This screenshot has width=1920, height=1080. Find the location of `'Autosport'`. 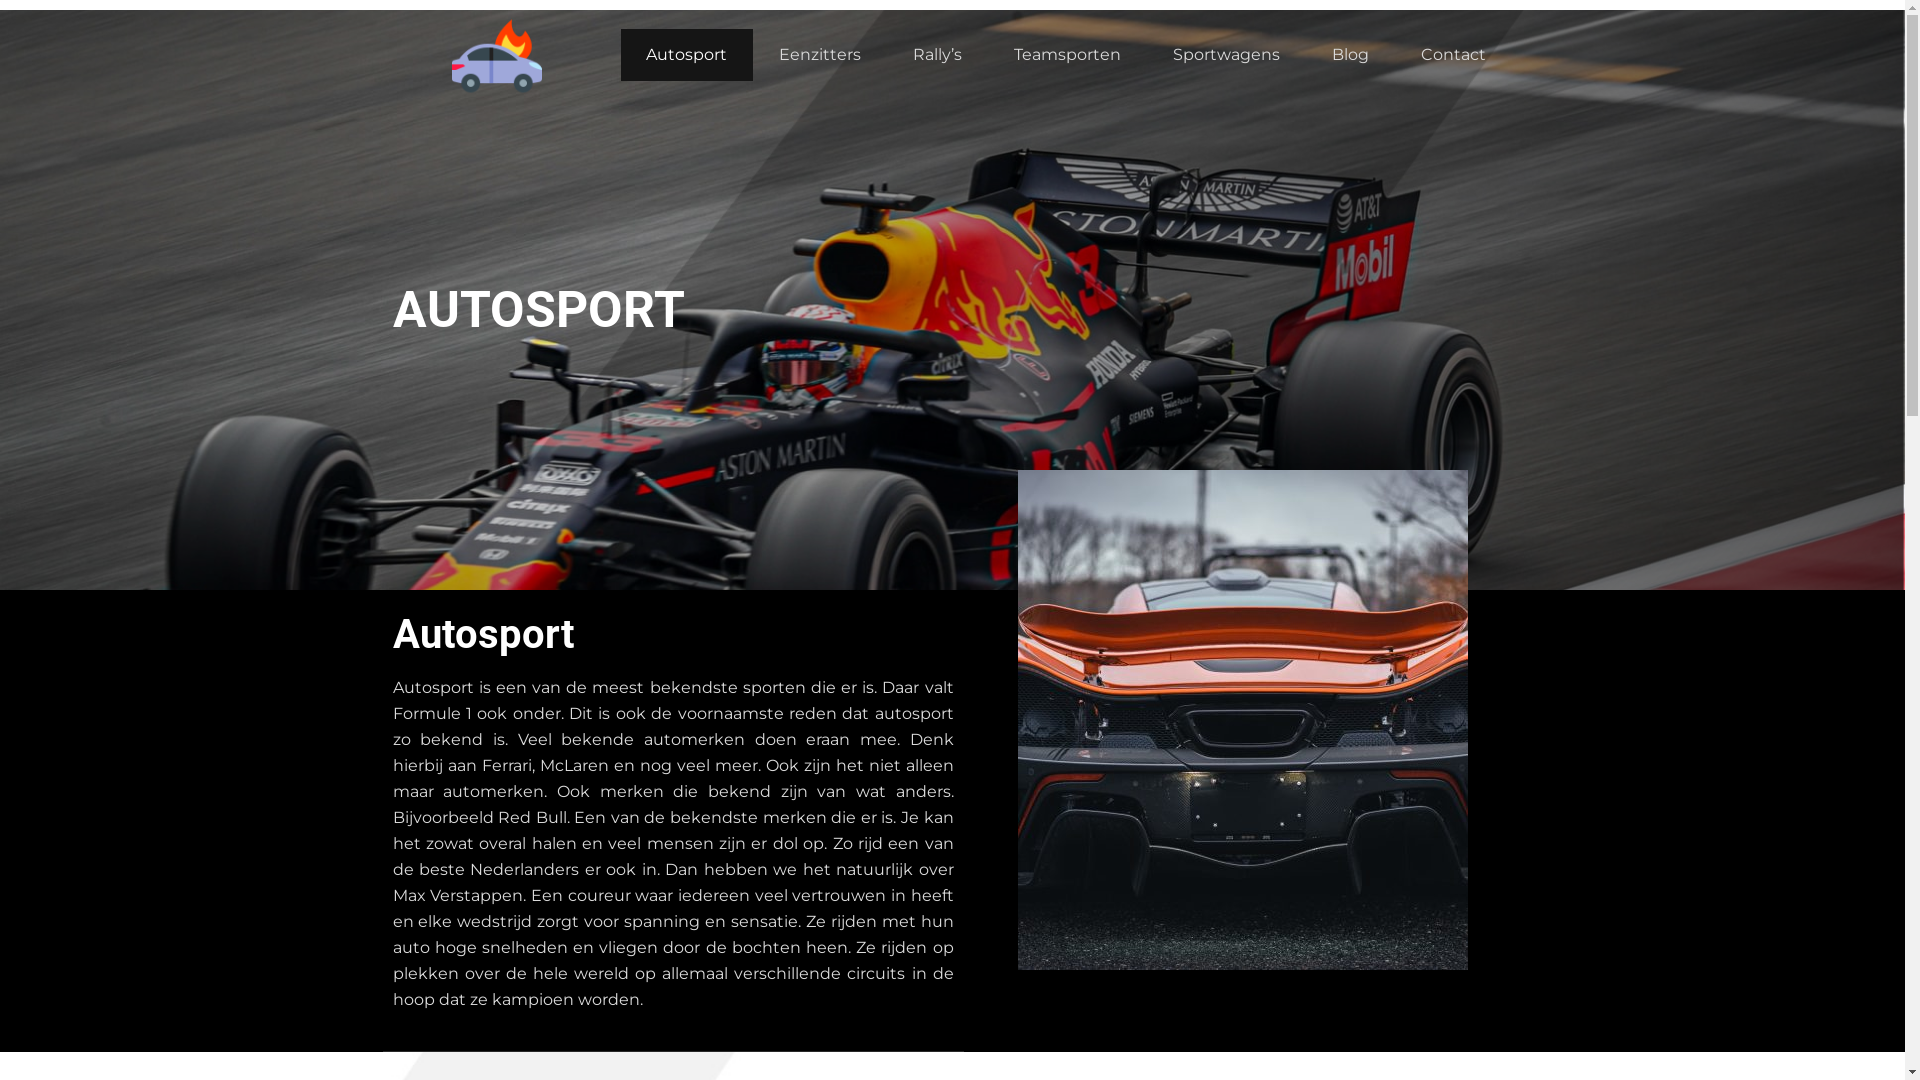

'Autosport' is located at coordinates (686, 53).